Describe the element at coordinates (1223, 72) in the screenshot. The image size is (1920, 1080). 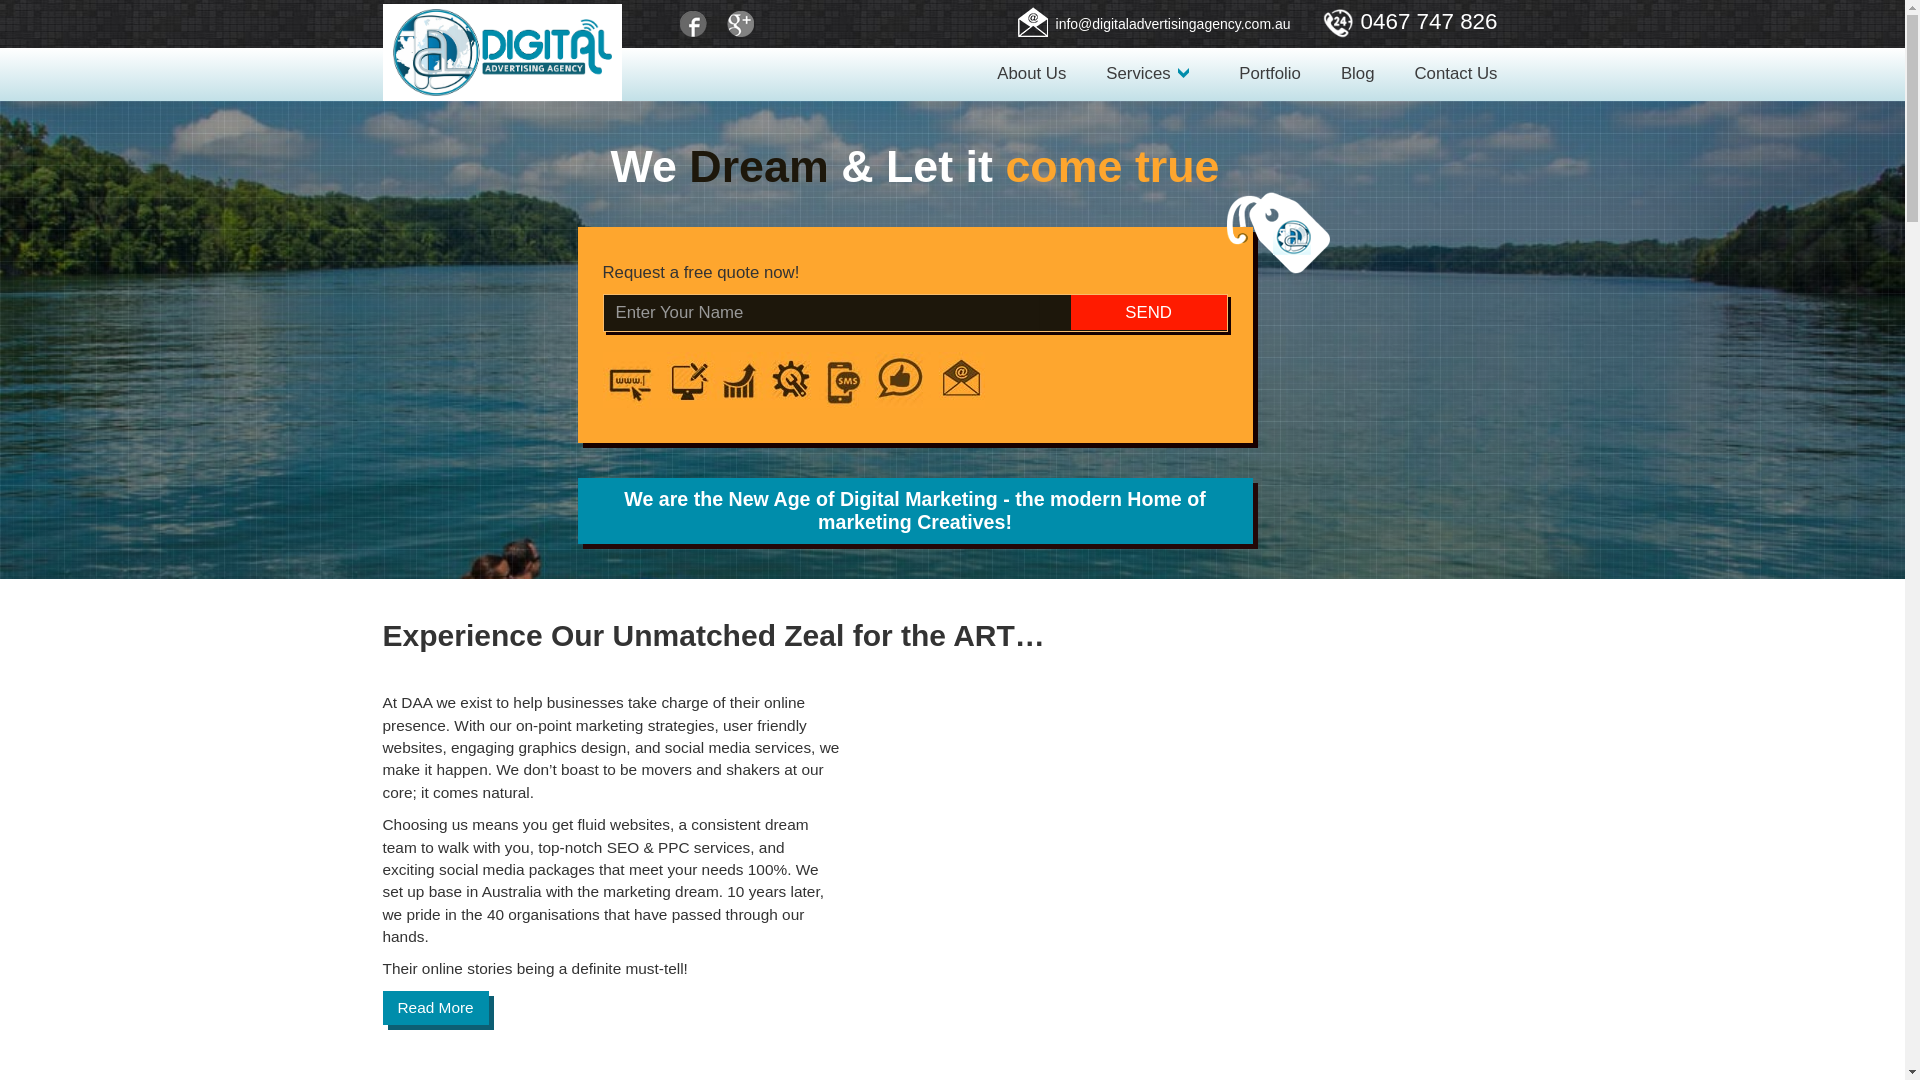
I see `'Portfolio'` at that location.